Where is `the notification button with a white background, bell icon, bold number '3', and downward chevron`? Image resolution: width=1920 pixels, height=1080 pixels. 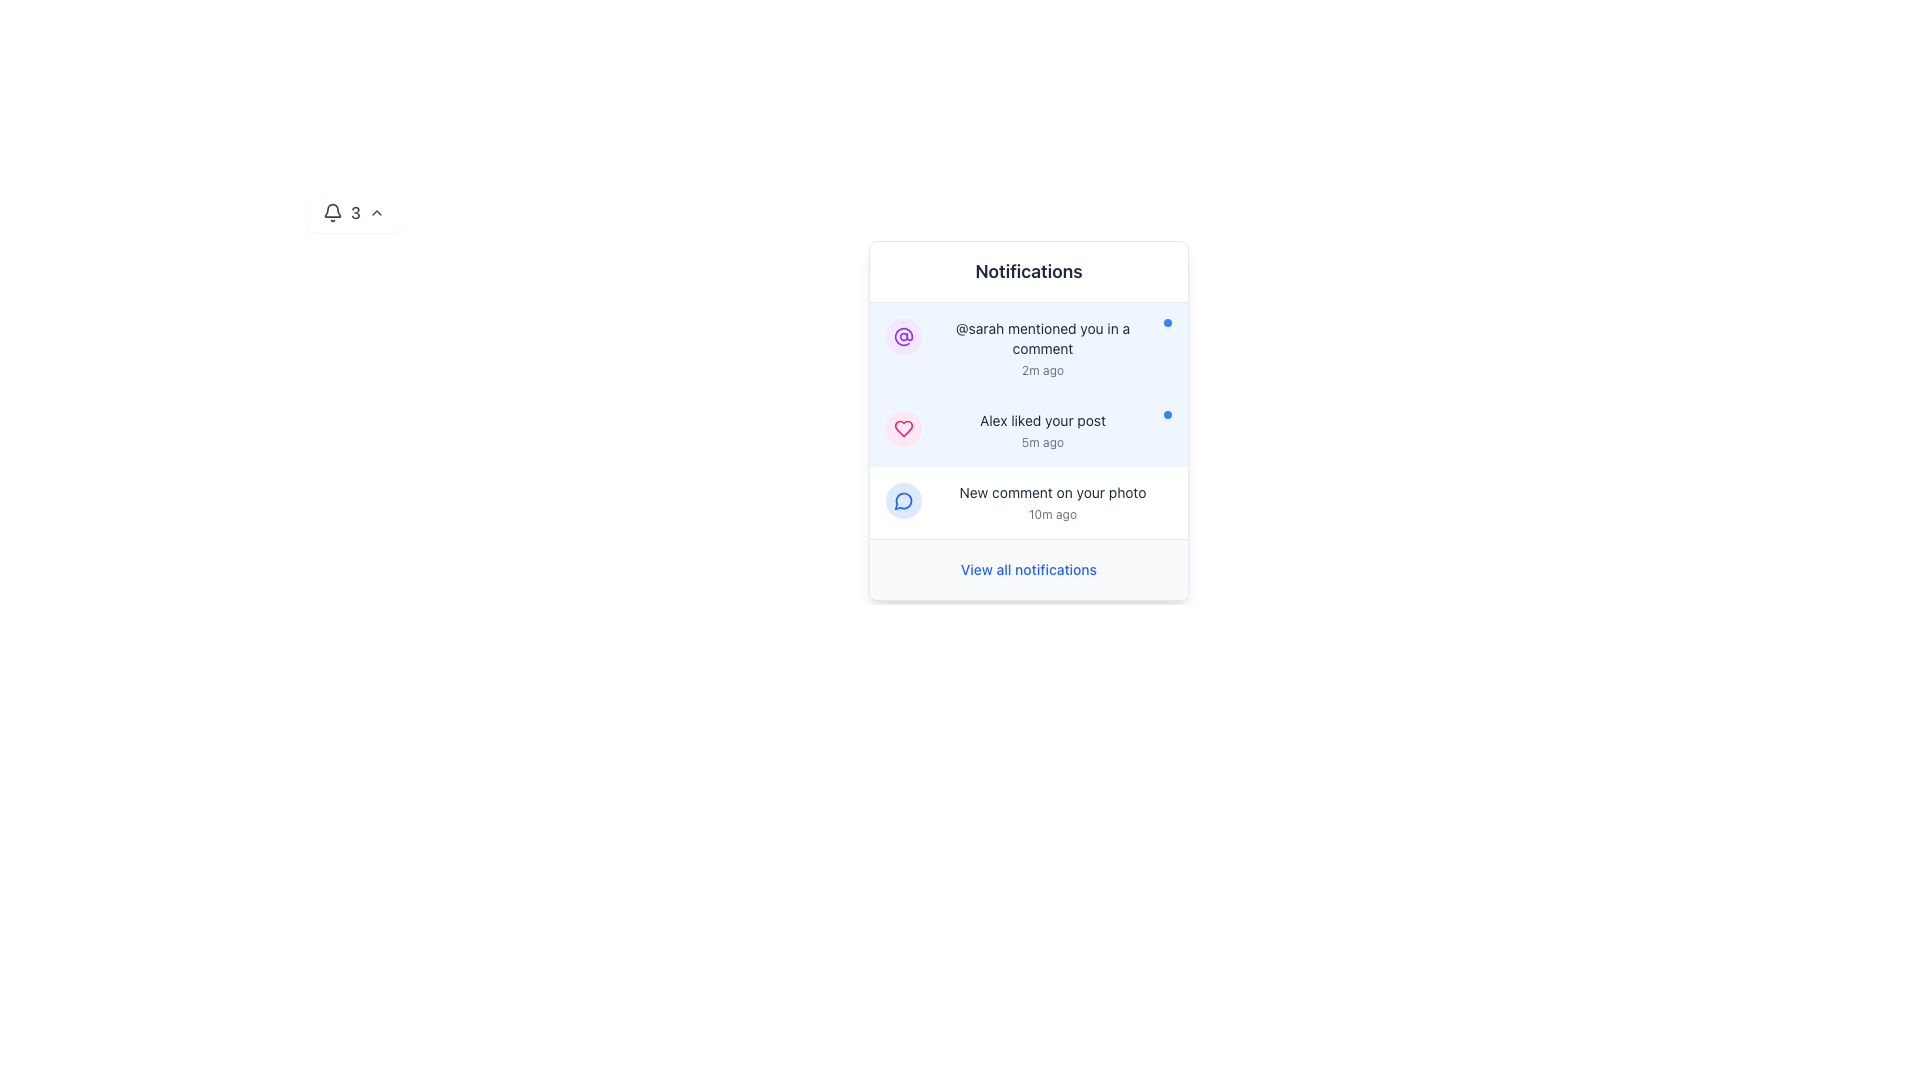 the notification button with a white background, bell icon, bold number '3', and downward chevron is located at coordinates (354, 212).